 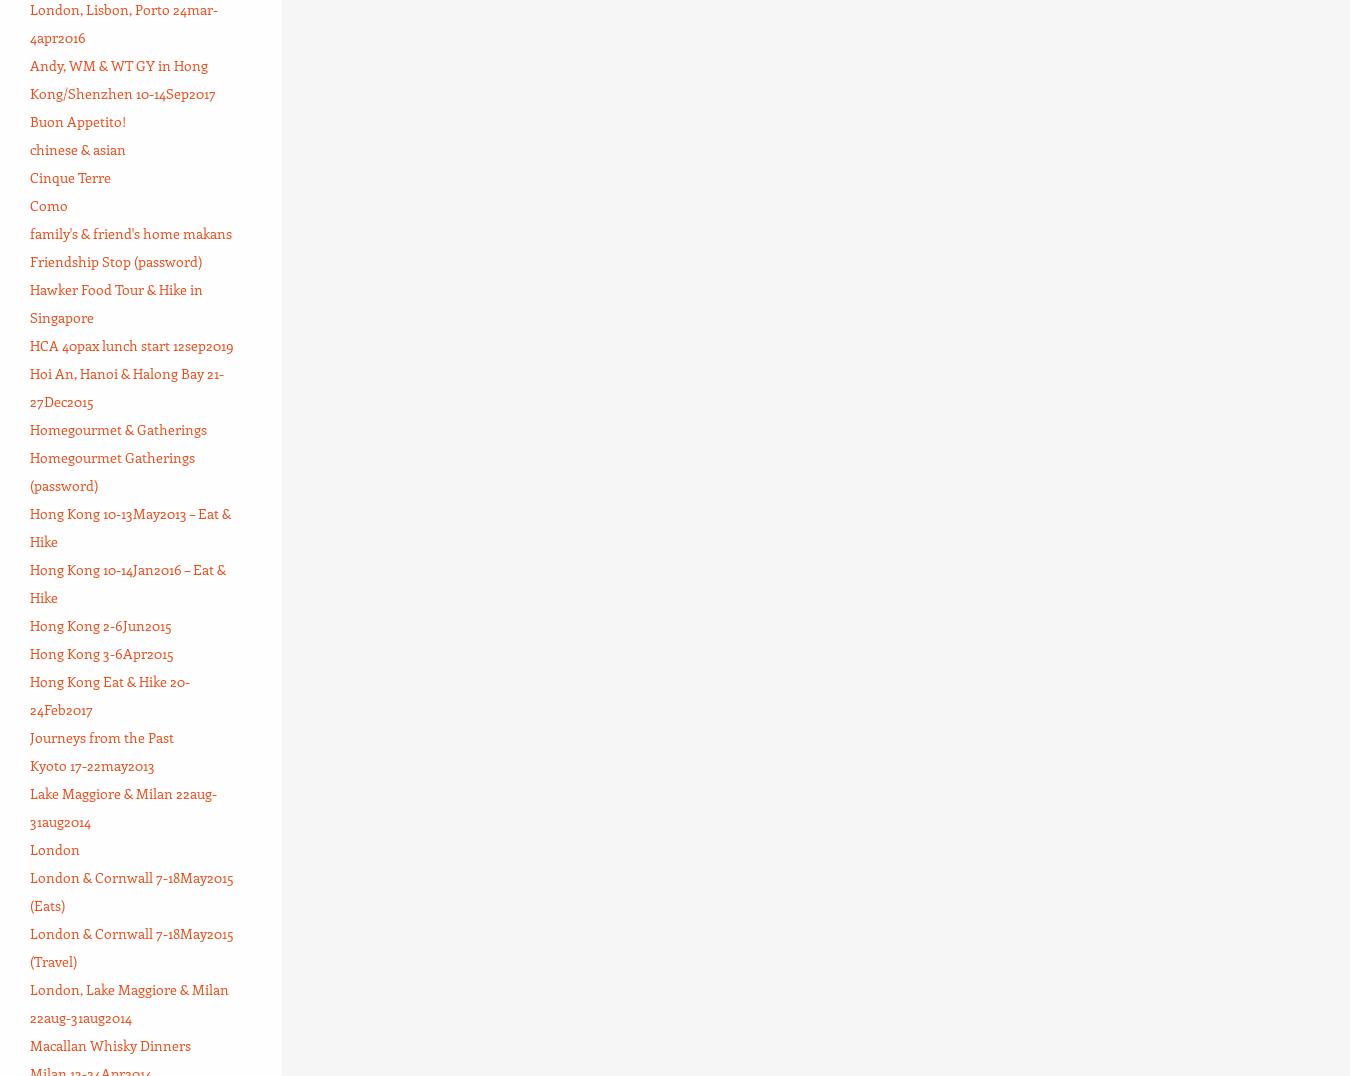 I want to click on 'Friendship Stop (password)', so click(x=115, y=260).